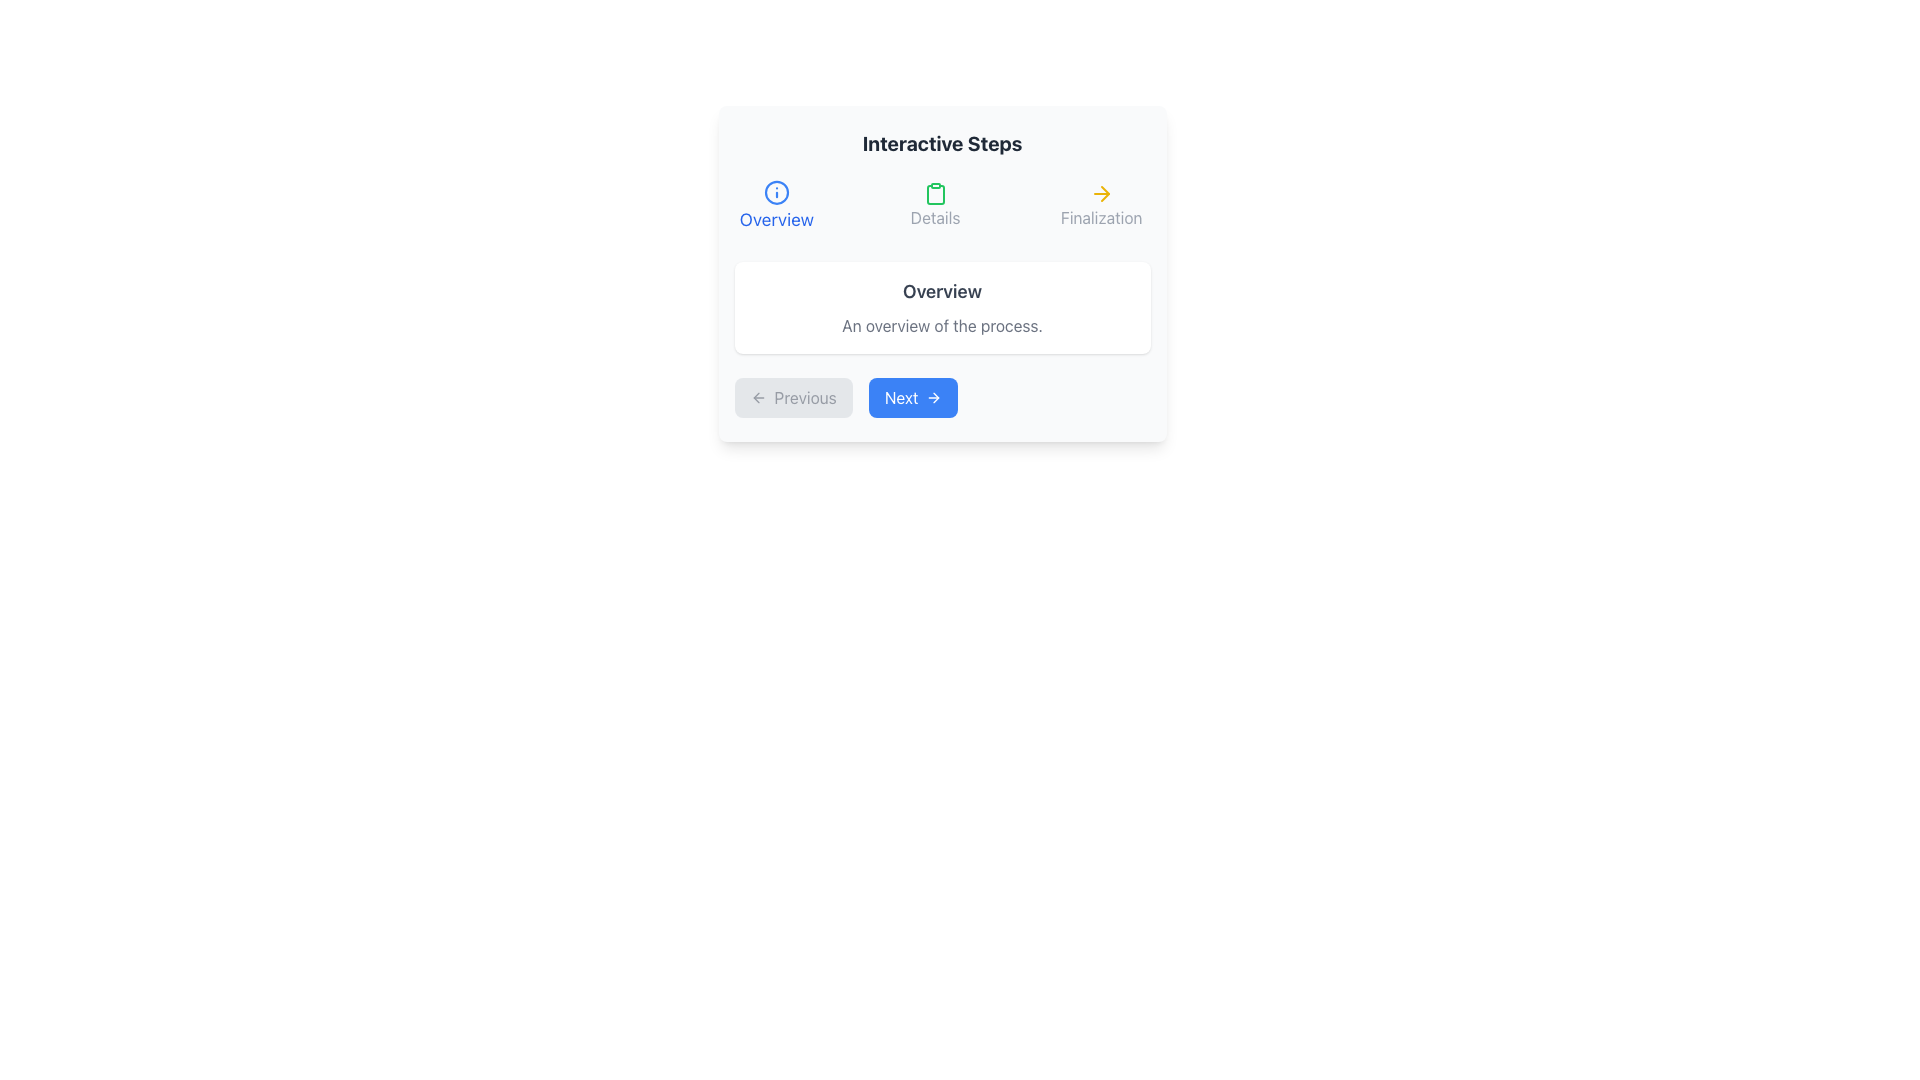 Image resolution: width=1920 pixels, height=1080 pixels. What do you see at coordinates (941, 142) in the screenshot?
I see `the Text Label at the top-center of the card interface, which serves as a header introducing the content below` at bounding box center [941, 142].